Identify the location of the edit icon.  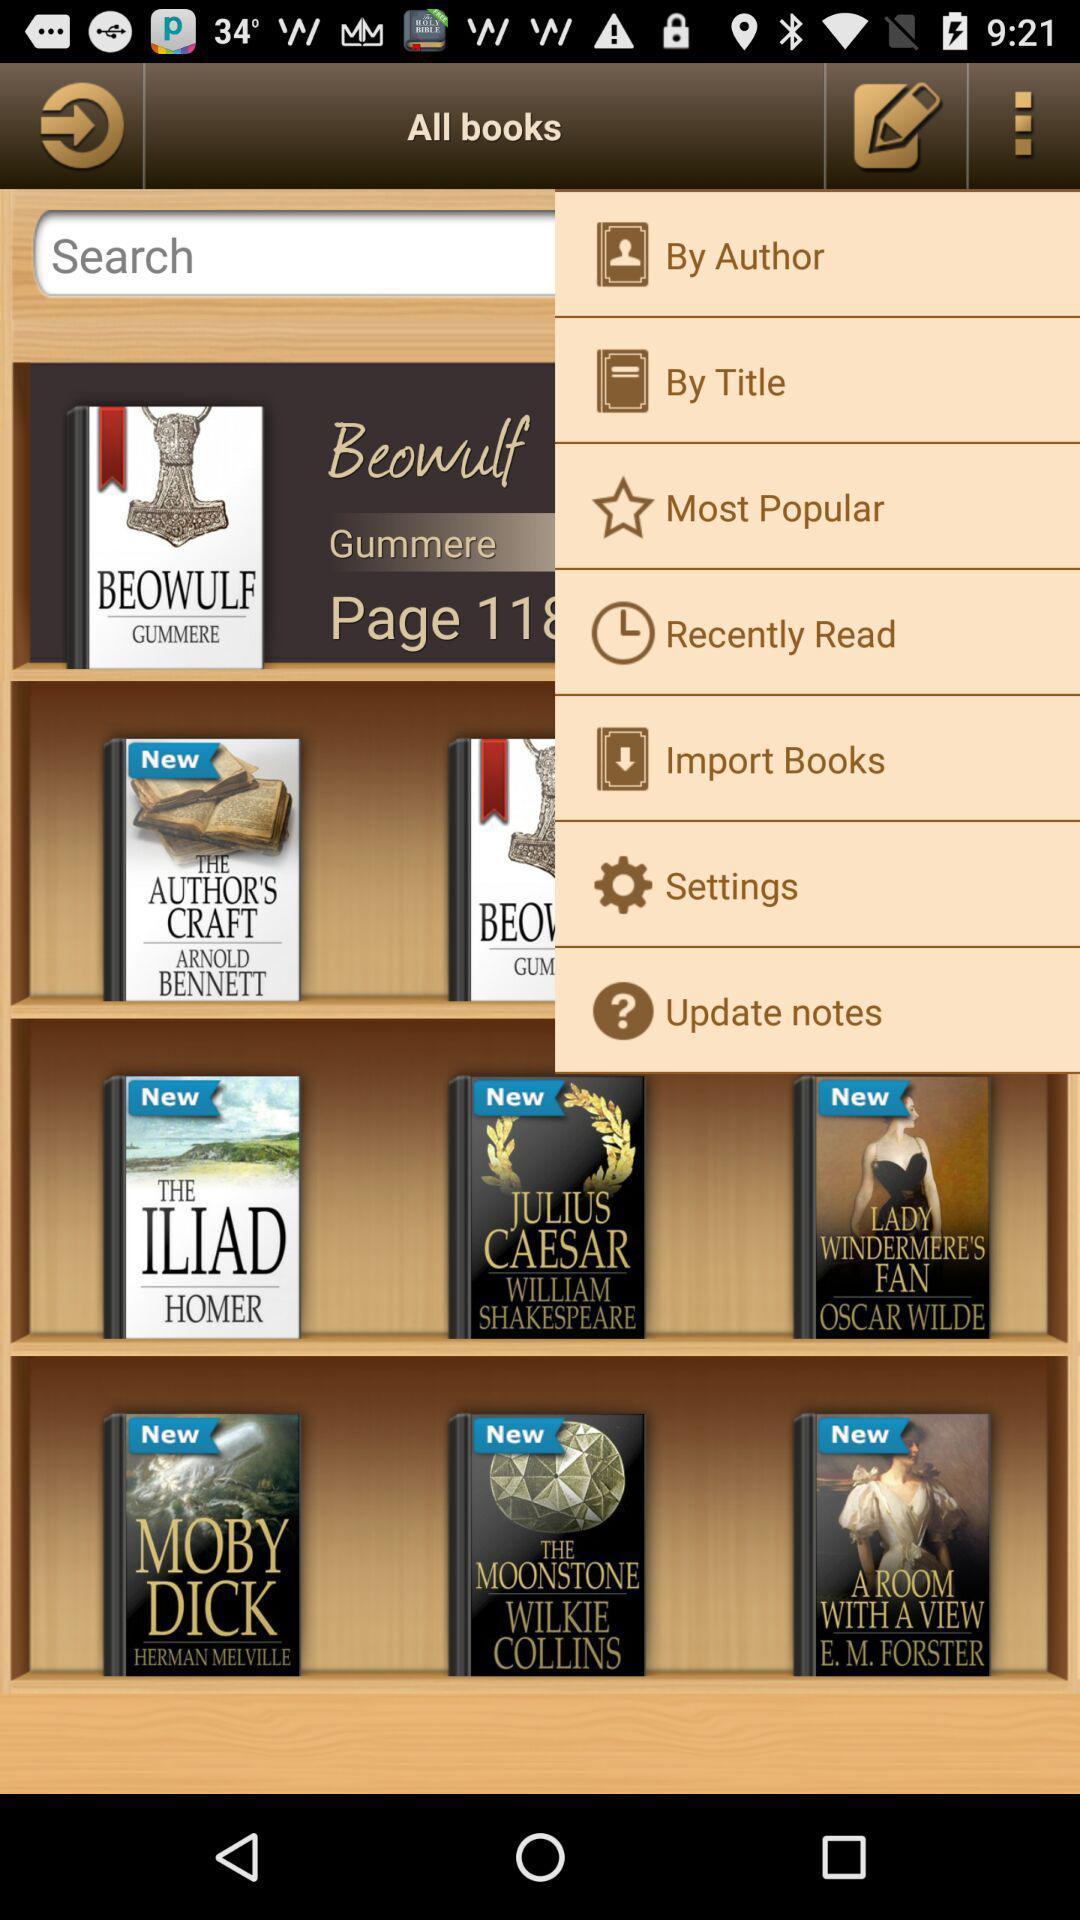
(896, 133).